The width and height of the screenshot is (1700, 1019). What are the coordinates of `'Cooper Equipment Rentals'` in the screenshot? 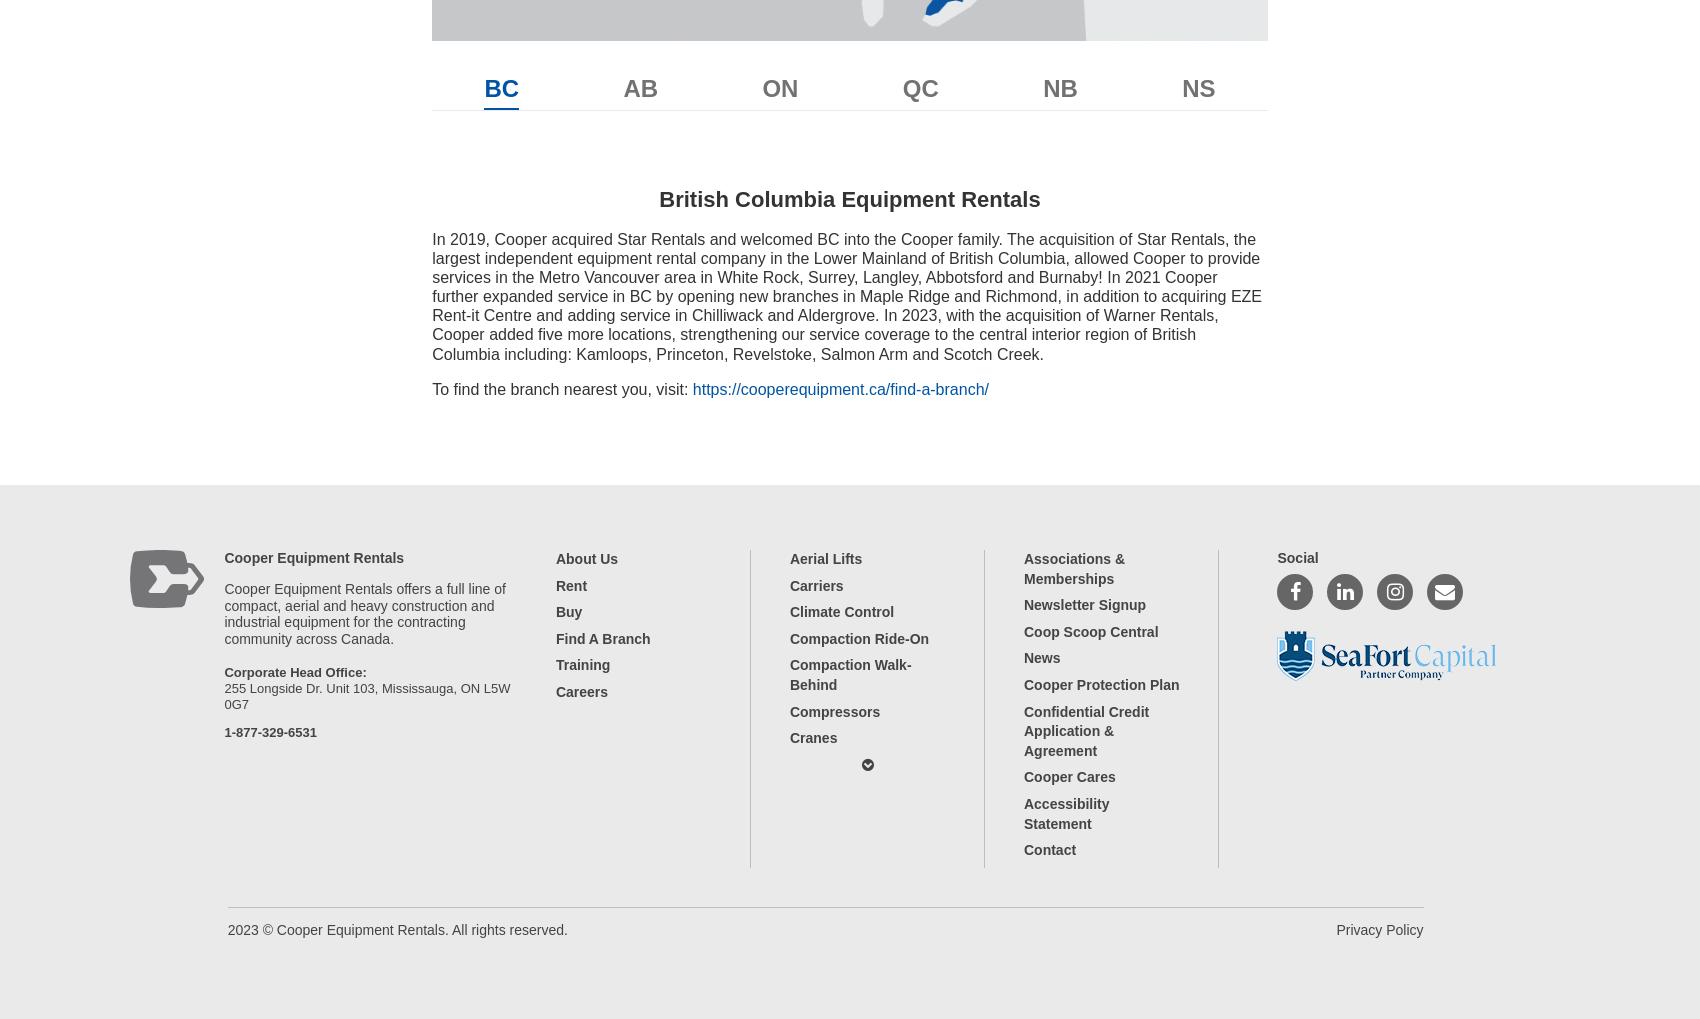 It's located at (313, 557).